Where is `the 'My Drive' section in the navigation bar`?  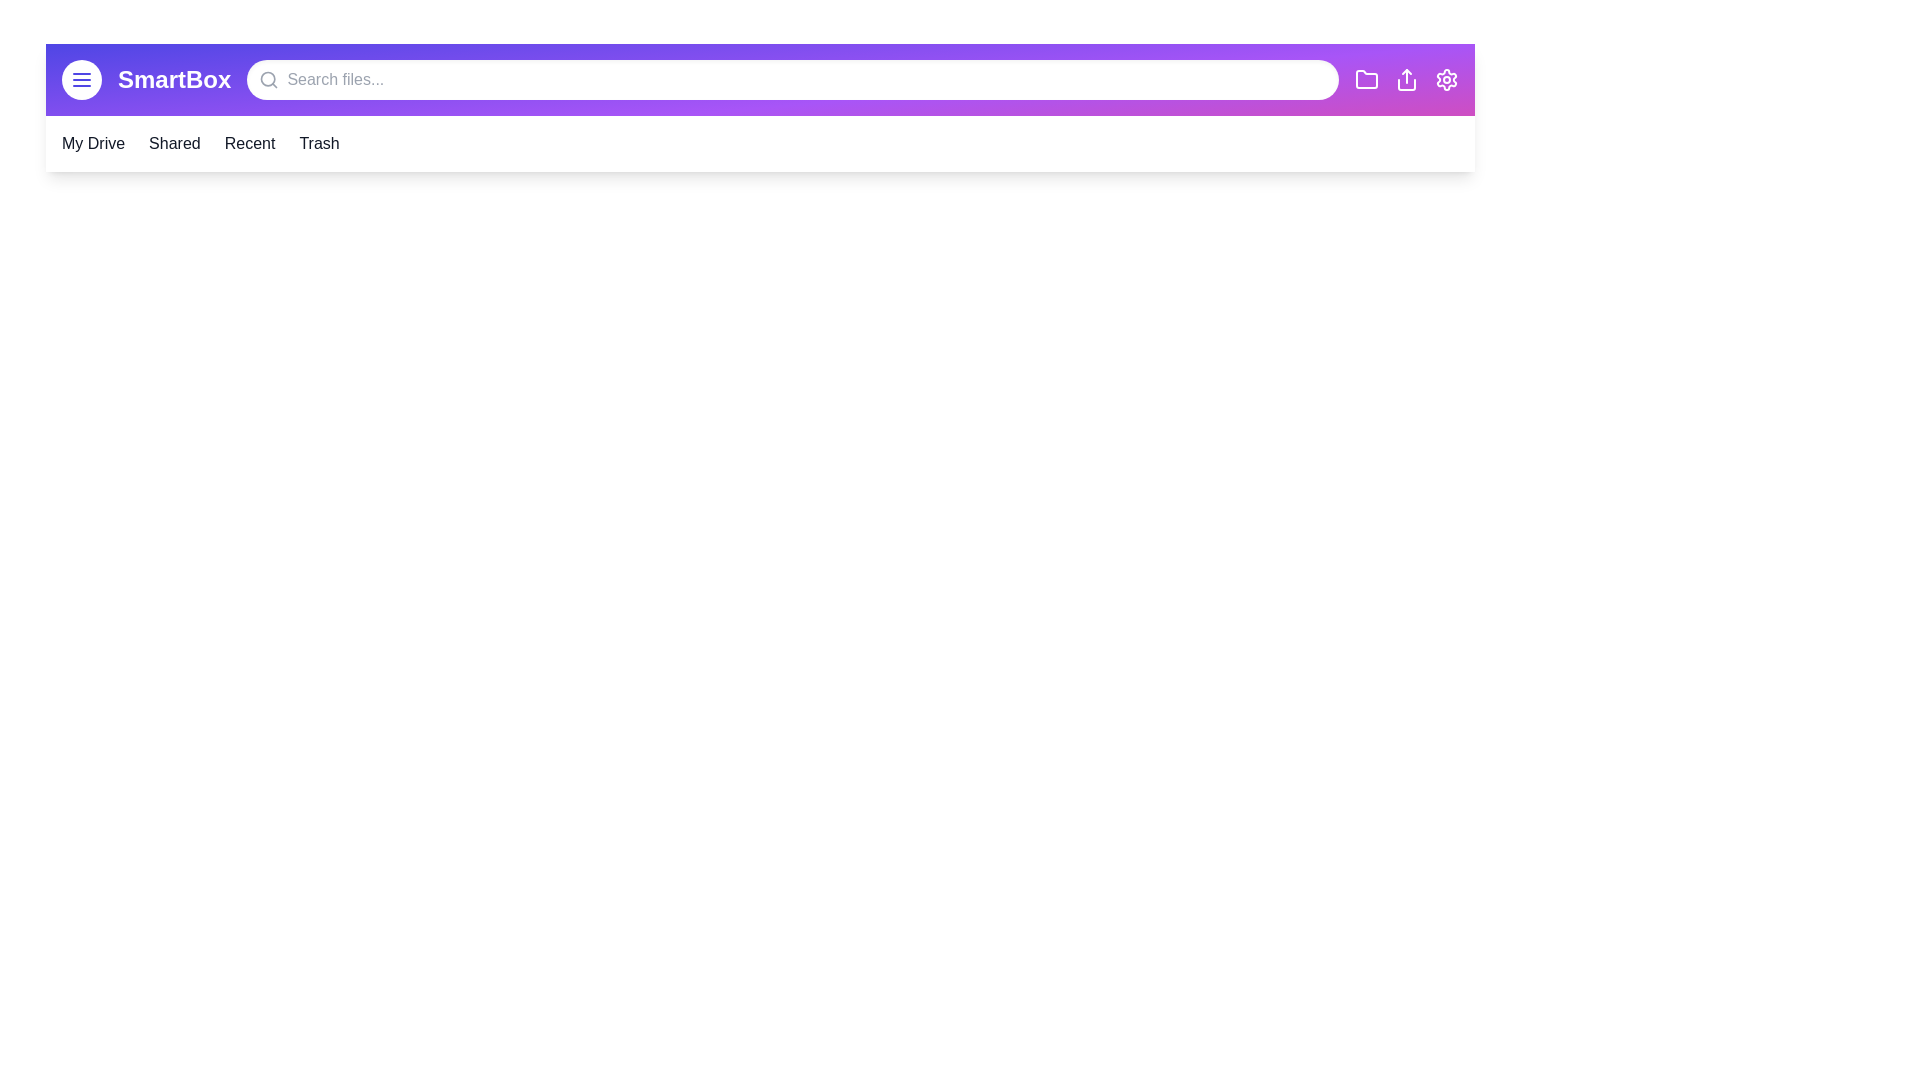
the 'My Drive' section in the navigation bar is located at coordinates (92, 142).